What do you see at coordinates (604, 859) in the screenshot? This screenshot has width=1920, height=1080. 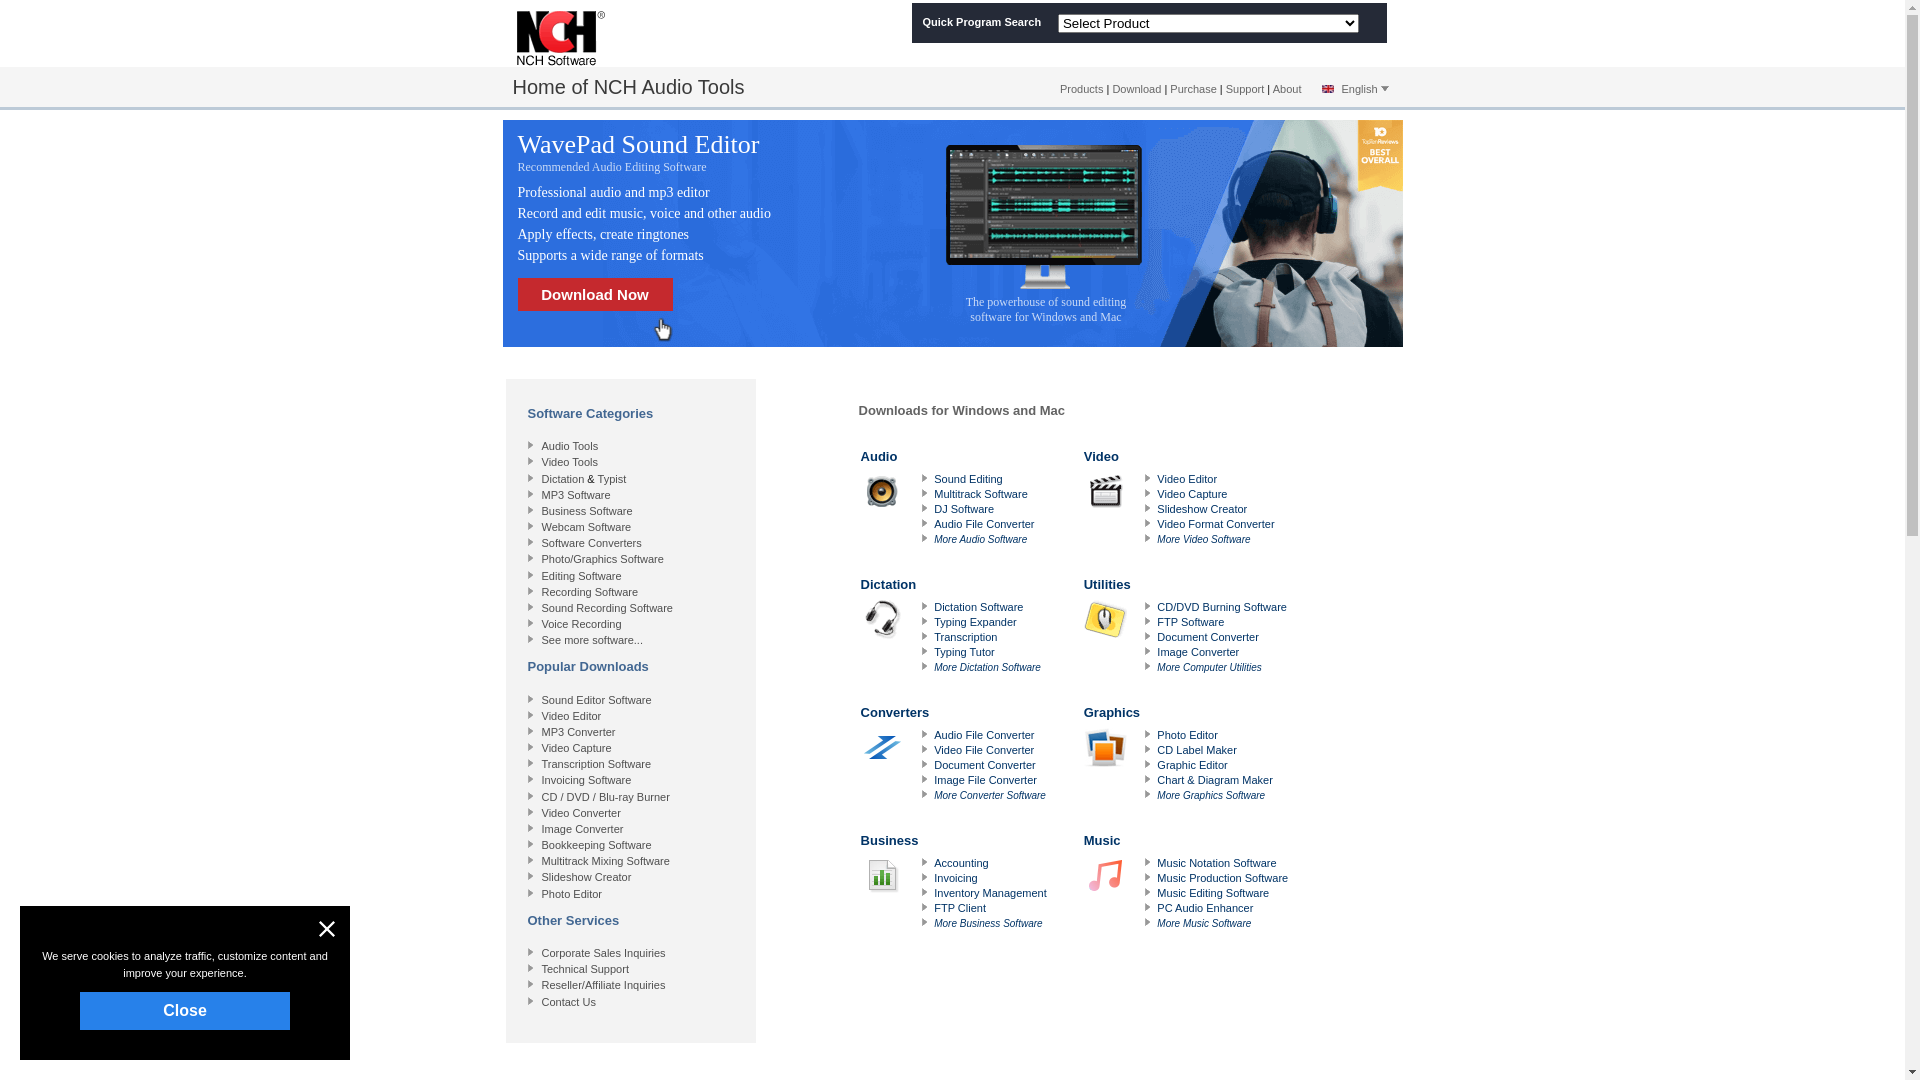 I see `'Multitrack Mixing Software'` at bounding box center [604, 859].